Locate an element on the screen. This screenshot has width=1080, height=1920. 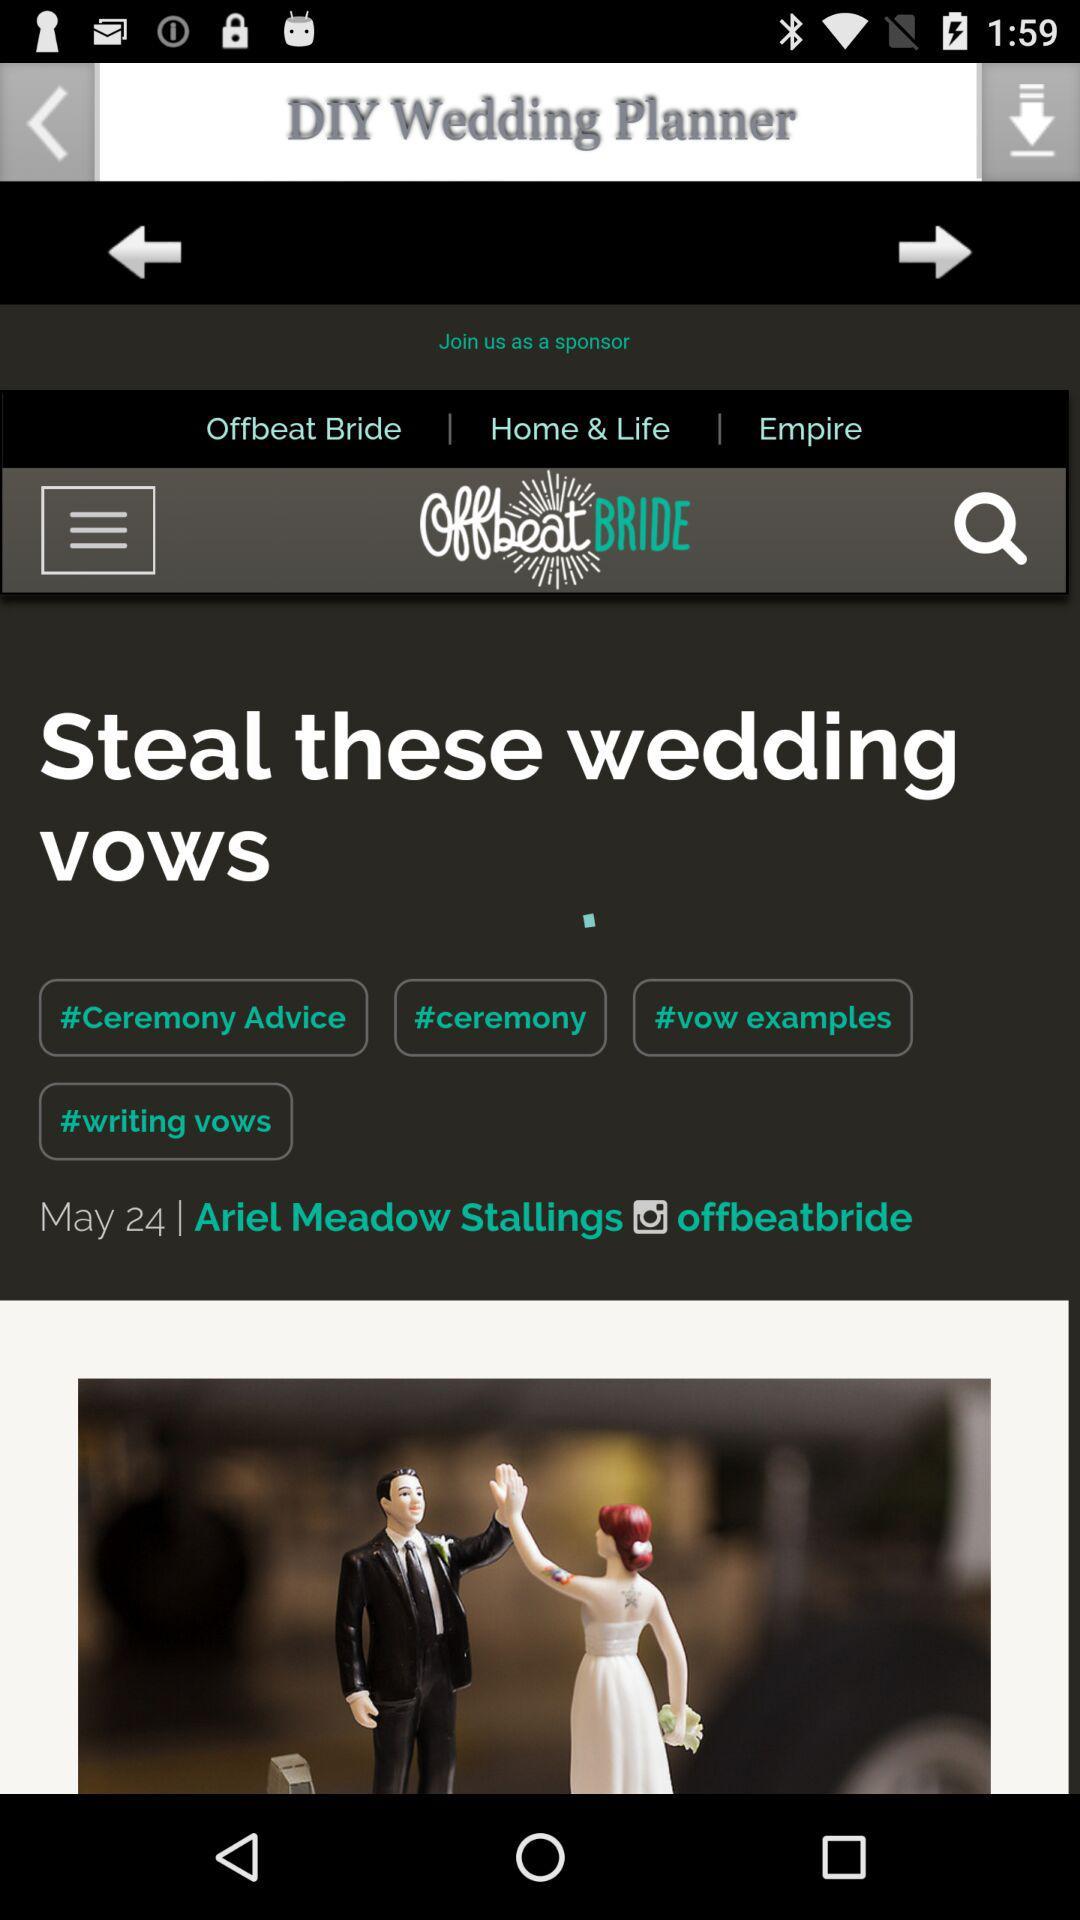
the arrow_forward icon is located at coordinates (935, 270).